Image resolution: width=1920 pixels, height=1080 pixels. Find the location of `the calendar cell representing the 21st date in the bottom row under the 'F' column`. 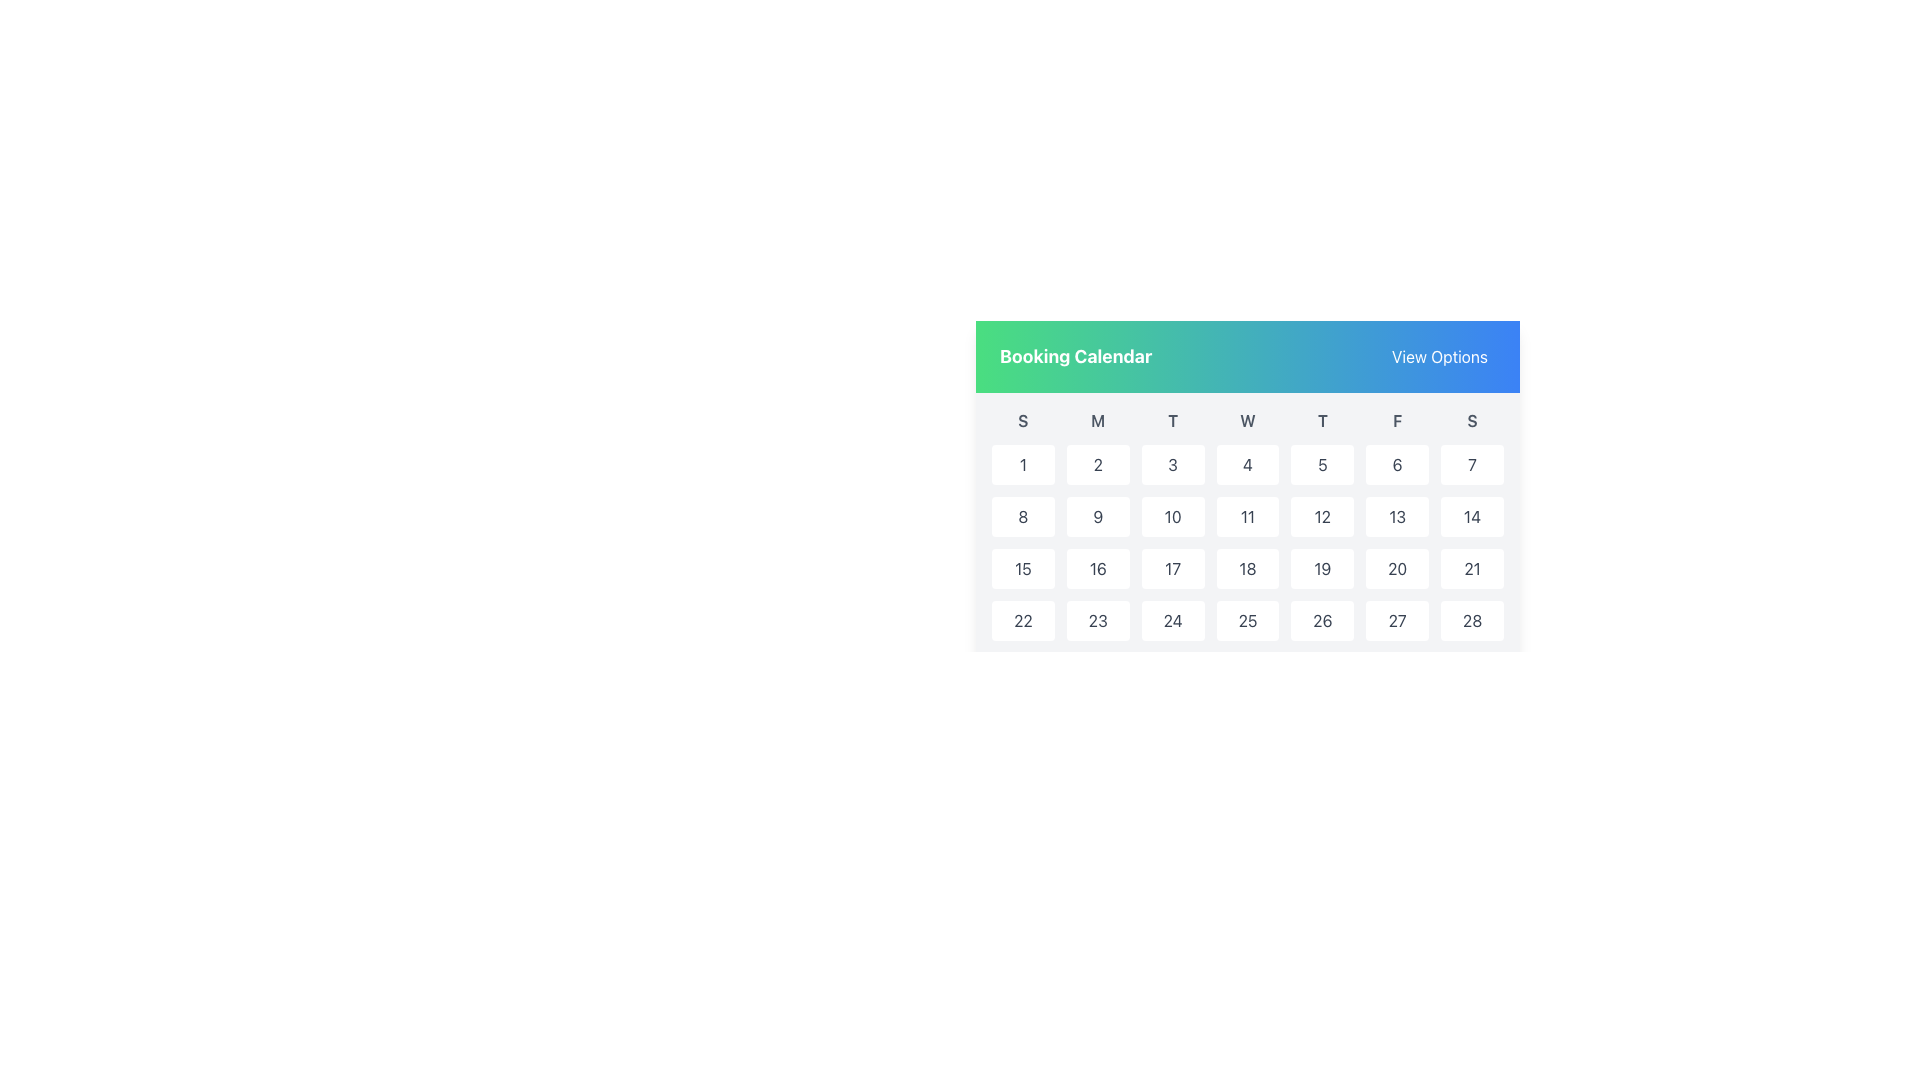

the calendar cell representing the 21st date in the bottom row under the 'F' column is located at coordinates (1472, 569).